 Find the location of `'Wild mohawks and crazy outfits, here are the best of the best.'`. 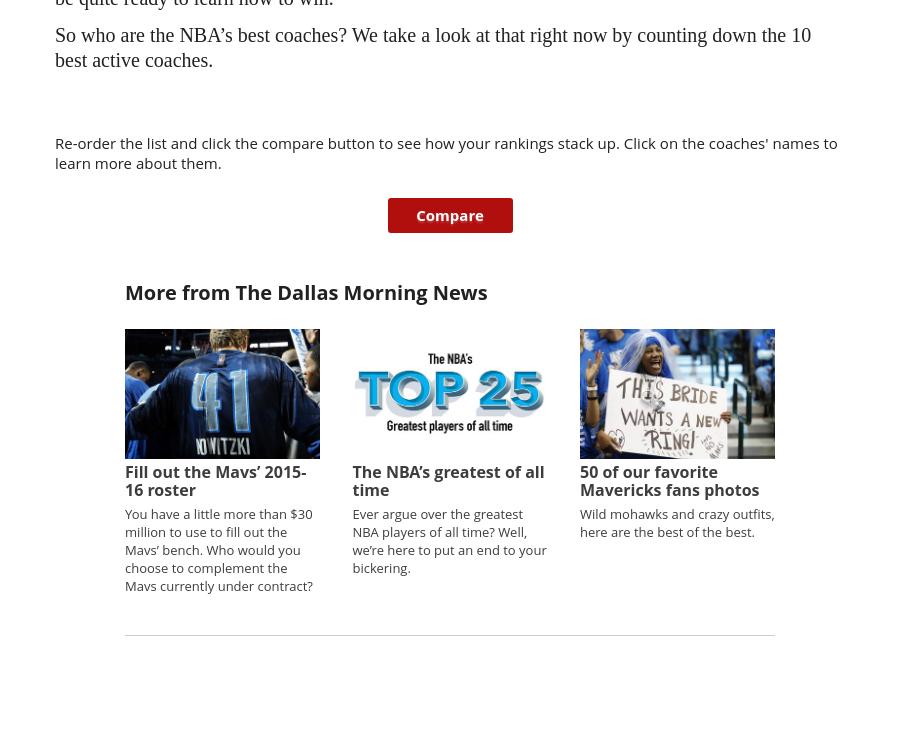

'Wild mohawks and crazy outfits, here are the best of the best.' is located at coordinates (675, 521).